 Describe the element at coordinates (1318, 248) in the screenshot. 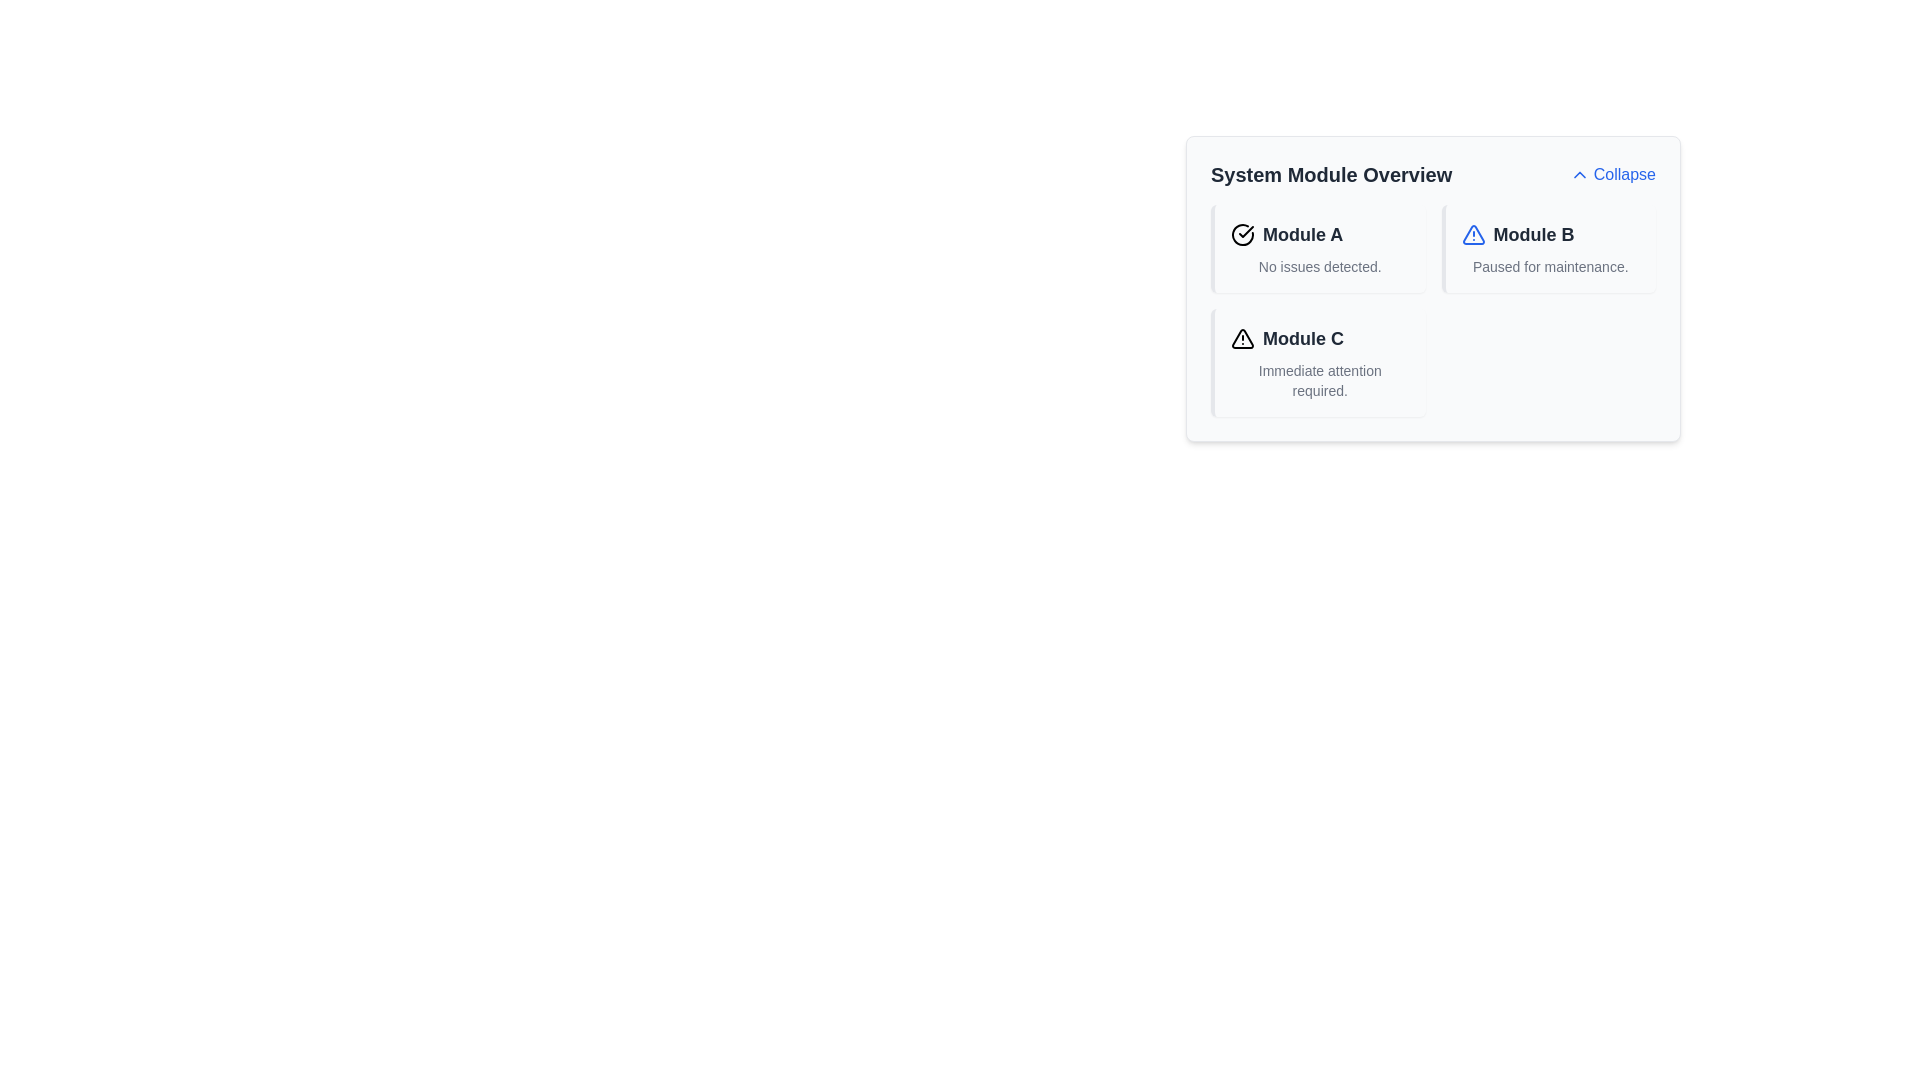

I see `the Notification card for 'Module A' that indicates no issues detected, positioned at the top-left of the grid layout` at that location.